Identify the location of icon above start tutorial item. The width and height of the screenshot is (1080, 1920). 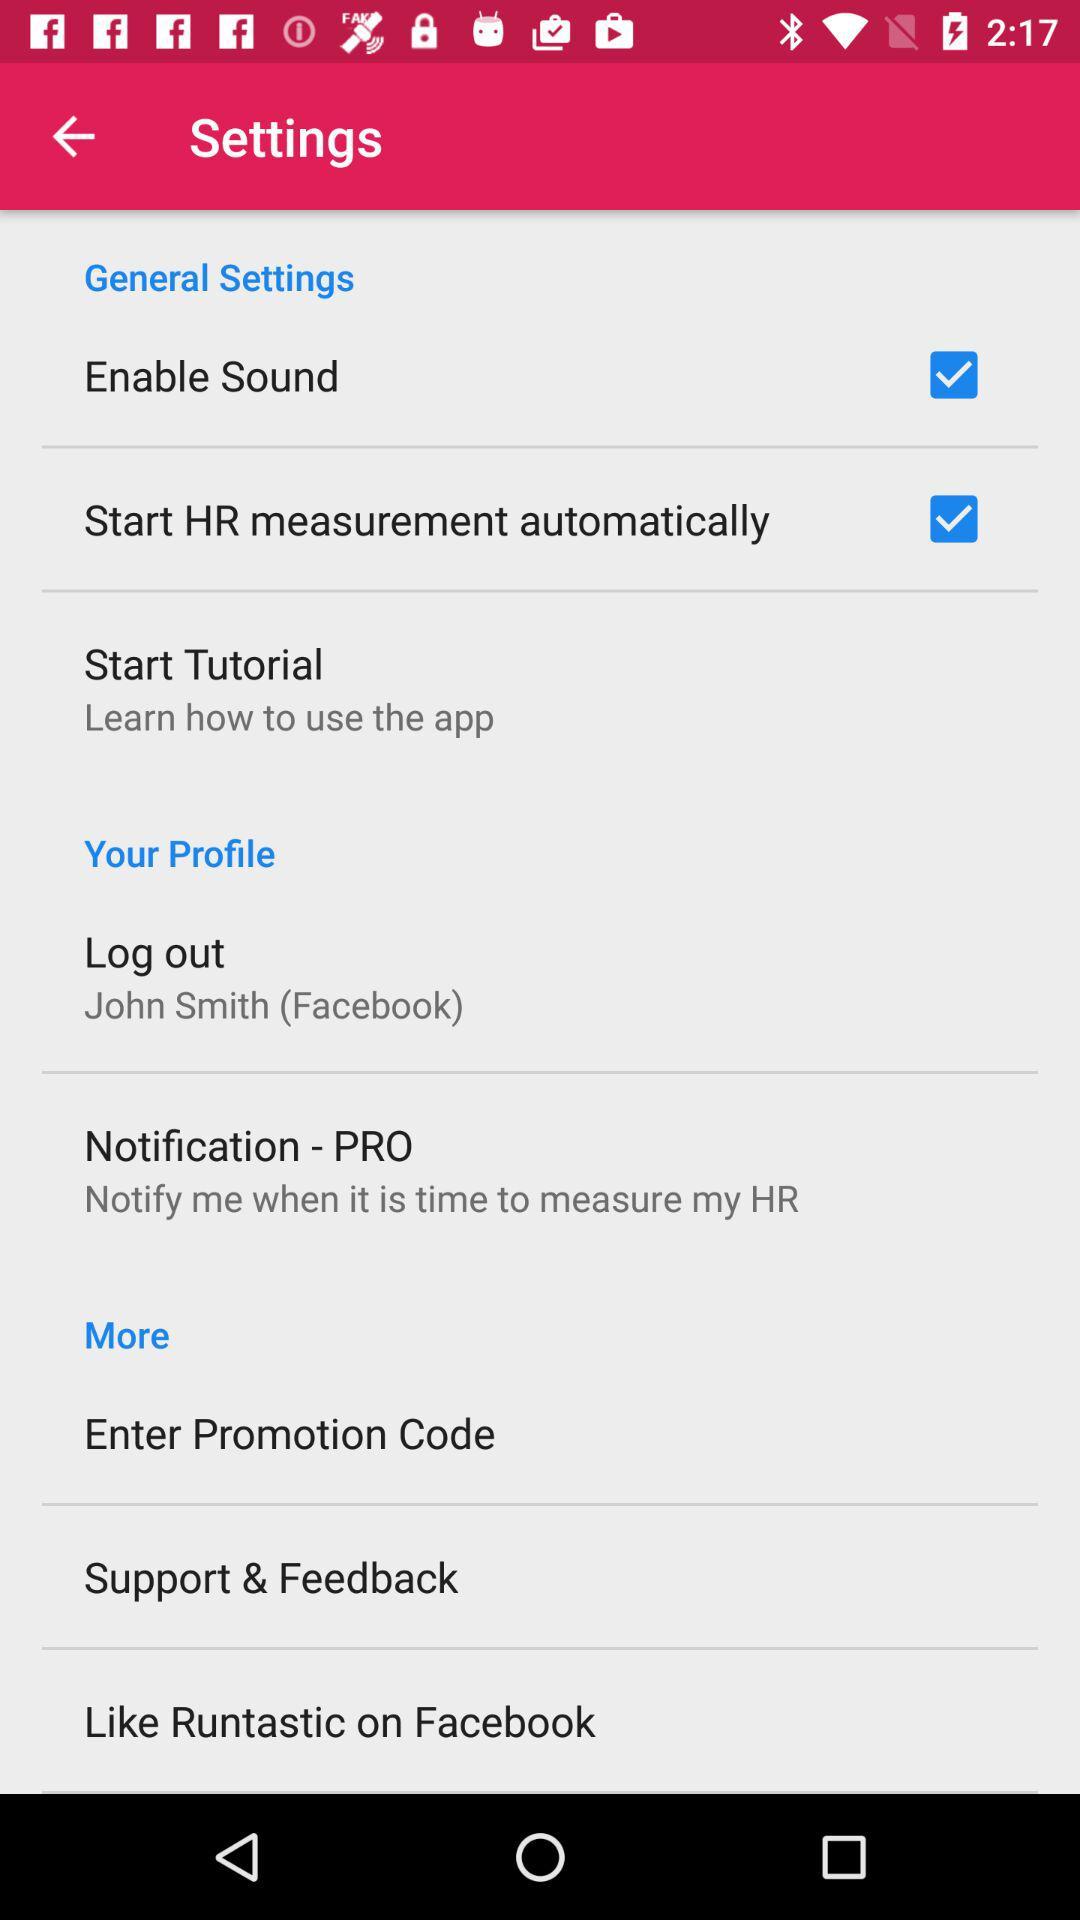
(426, 518).